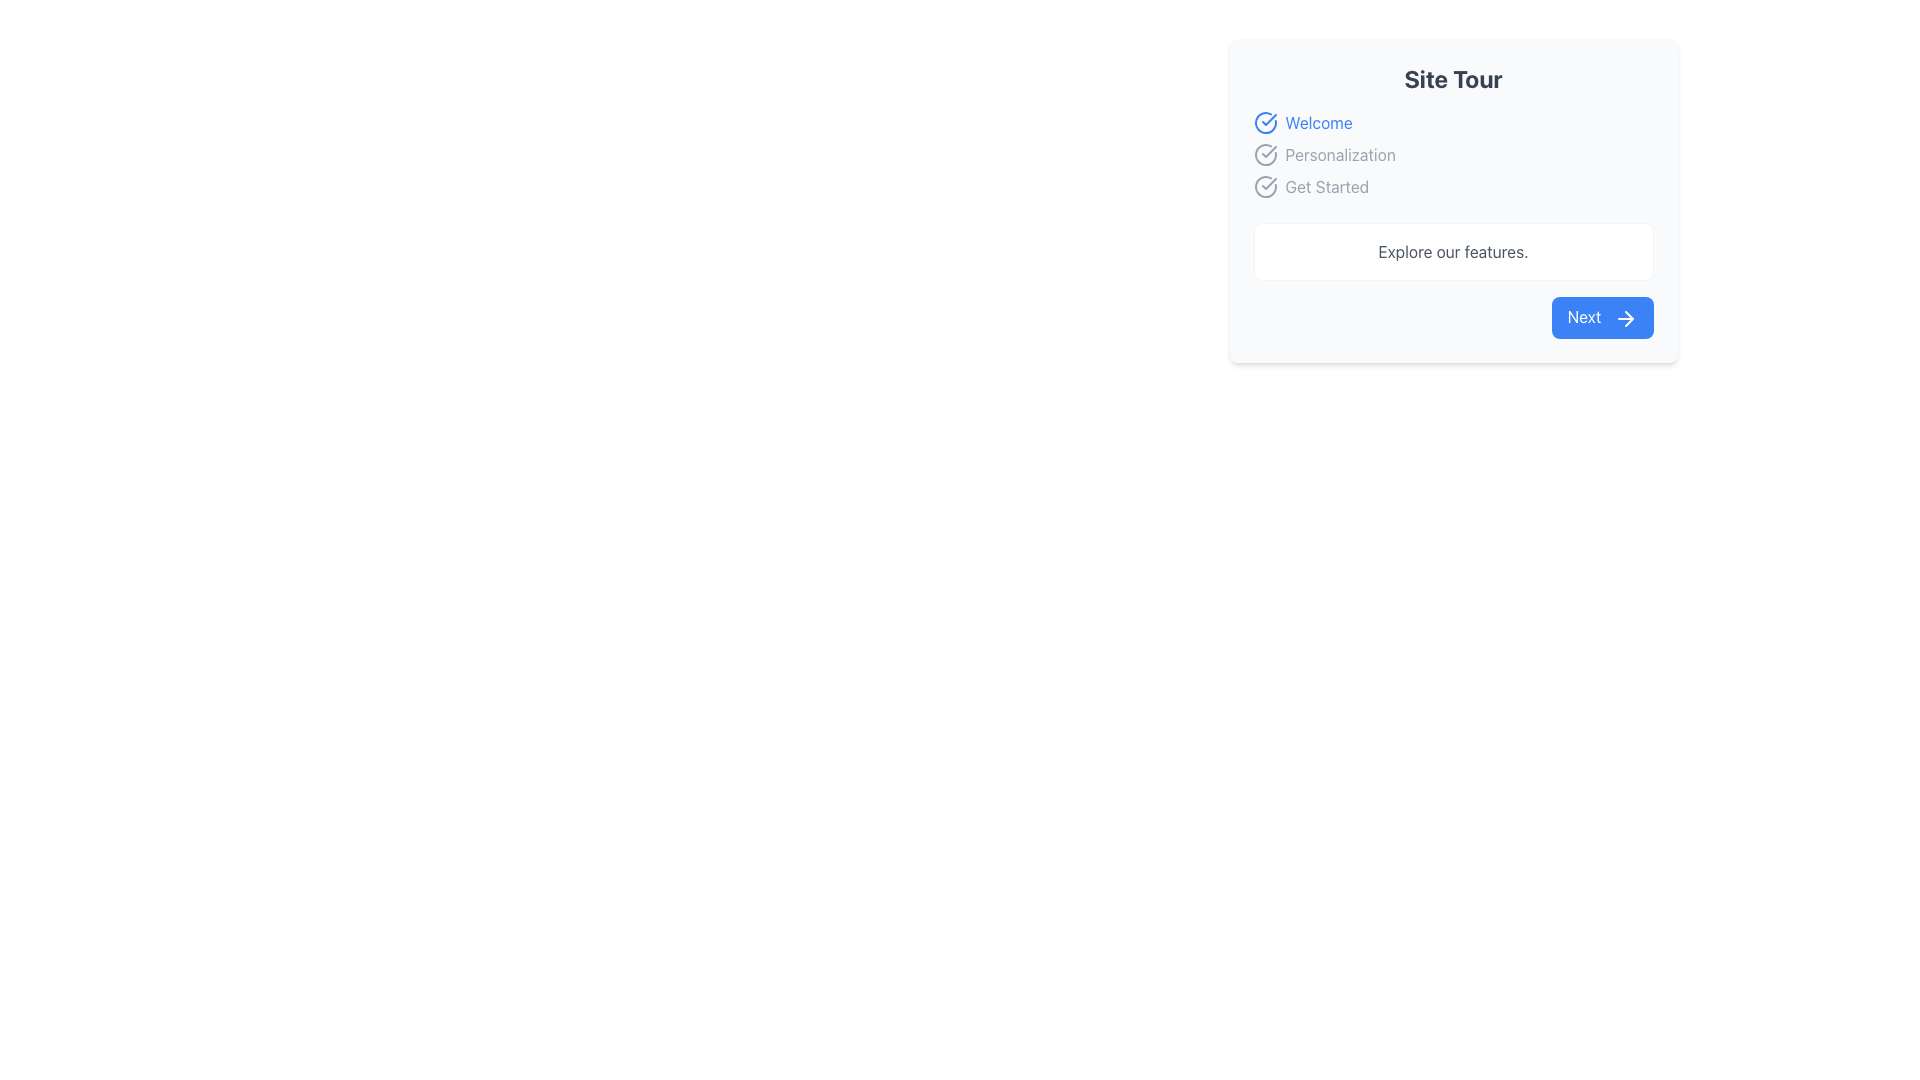 The image size is (1920, 1080). Describe the element at coordinates (1340, 153) in the screenshot. I see `the static text label displaying 'Personalization', which is the second item in a vertical list and is visually aligned with a checkmark icon to its left` at that location.